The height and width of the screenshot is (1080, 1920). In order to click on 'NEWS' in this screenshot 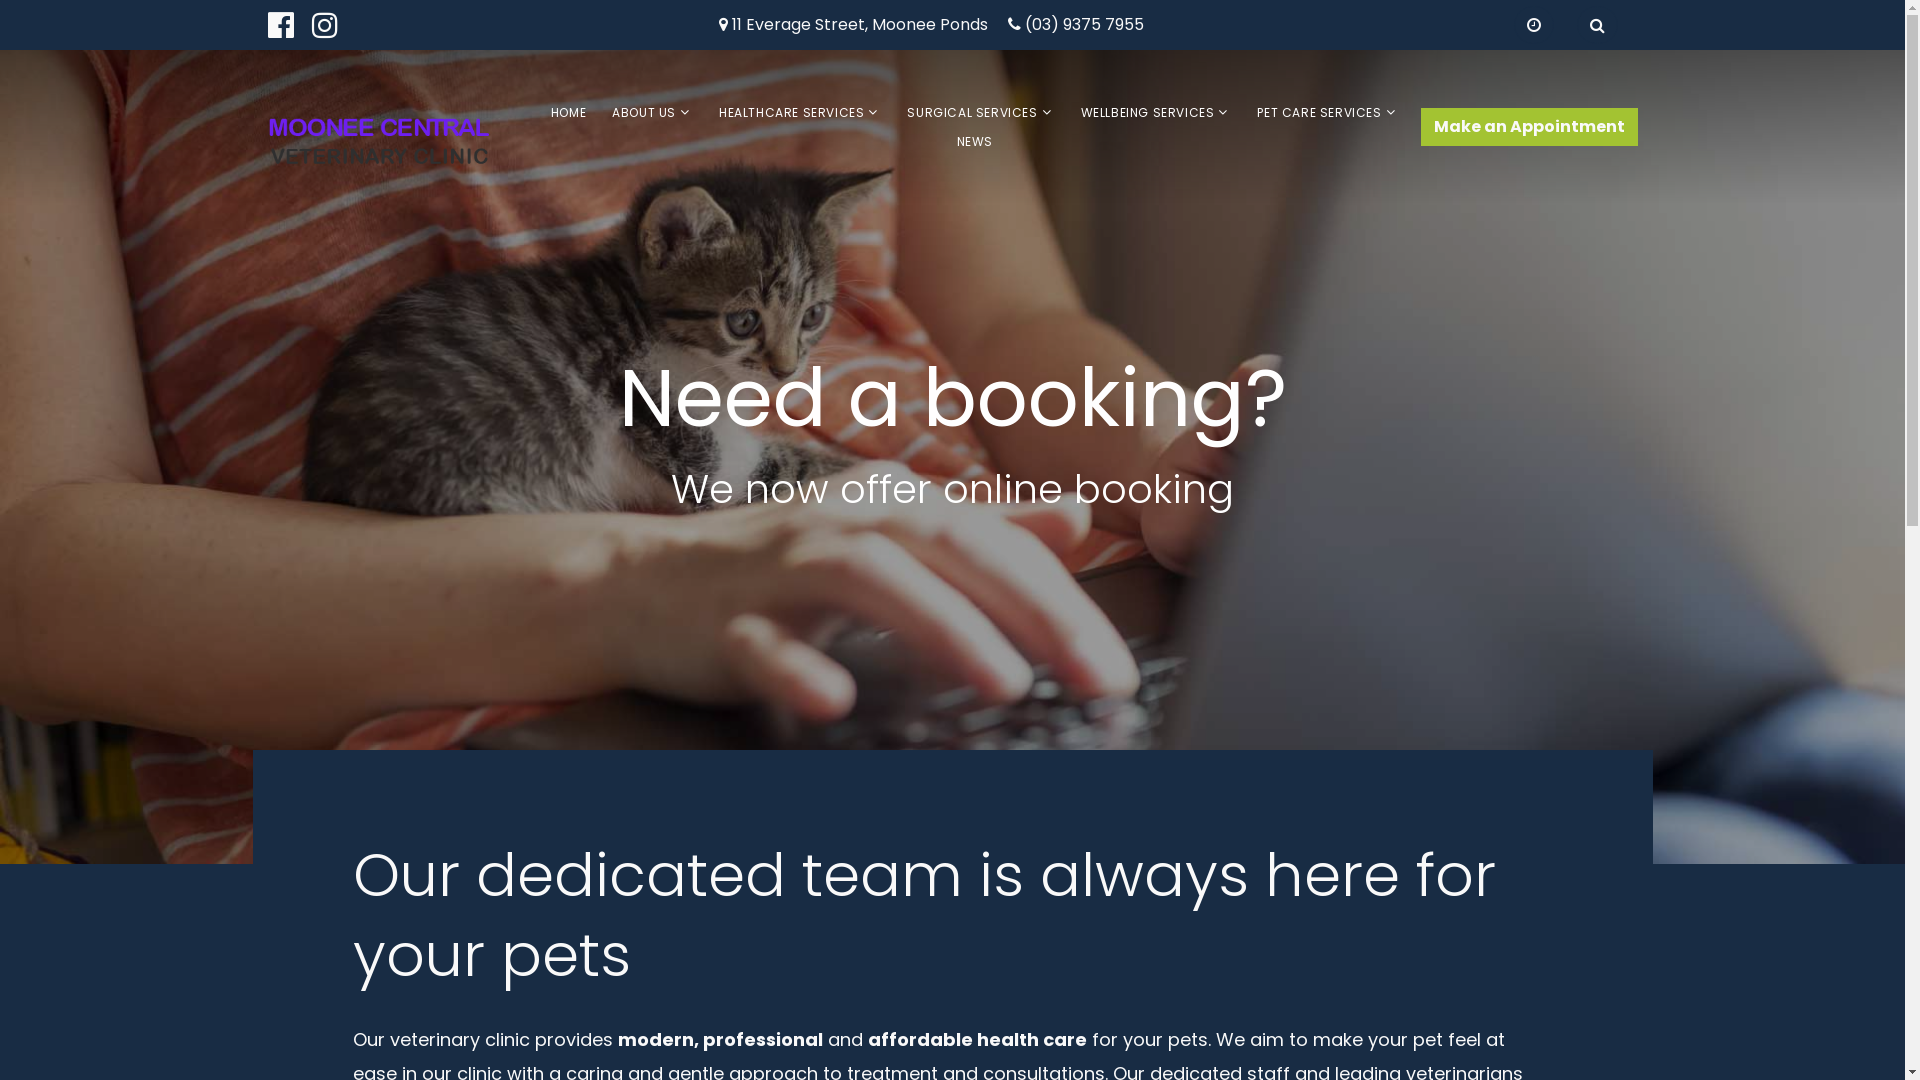, I will do `click(974, 140)`.